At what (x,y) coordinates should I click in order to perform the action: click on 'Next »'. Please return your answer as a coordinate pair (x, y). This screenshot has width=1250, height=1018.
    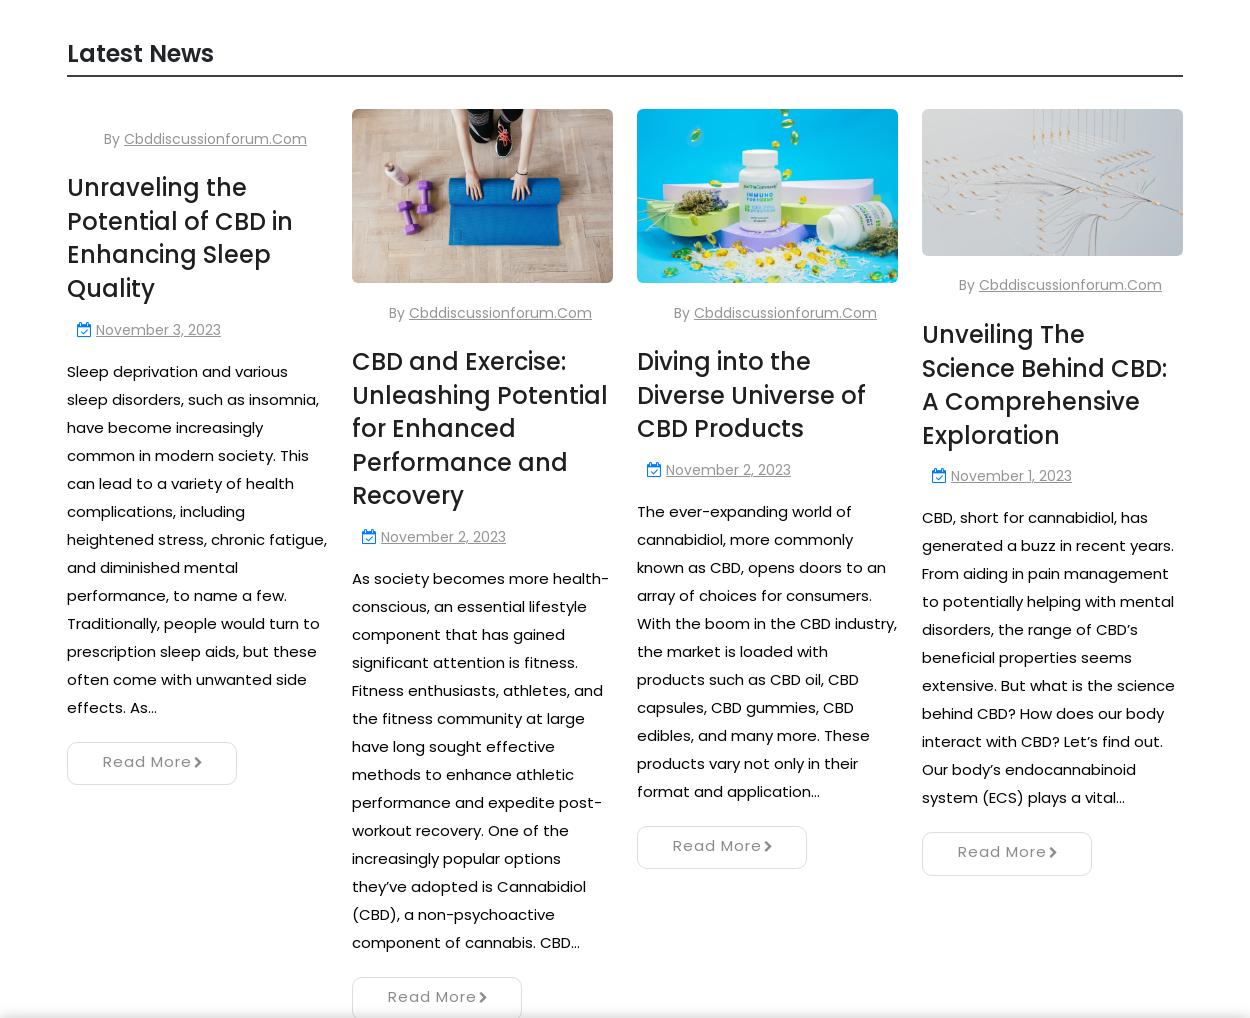
    Looking at the image, I should click on (357, 737).